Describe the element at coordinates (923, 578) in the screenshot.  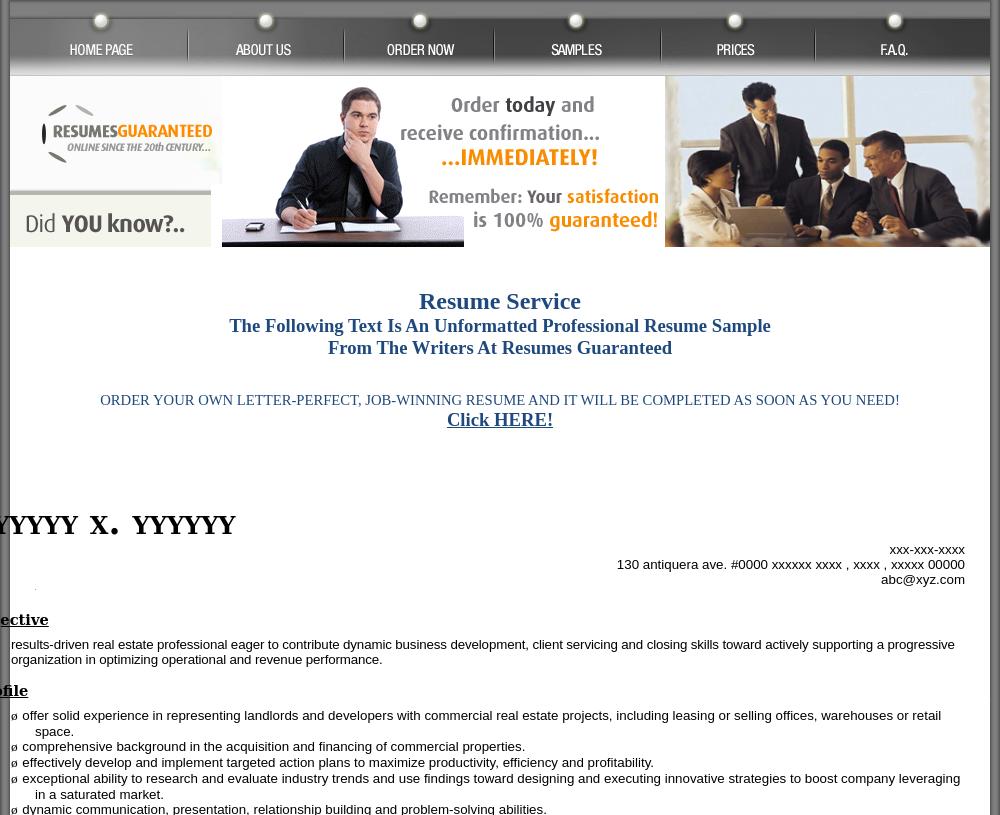
I see `'abc@xyz.com'` at that location.